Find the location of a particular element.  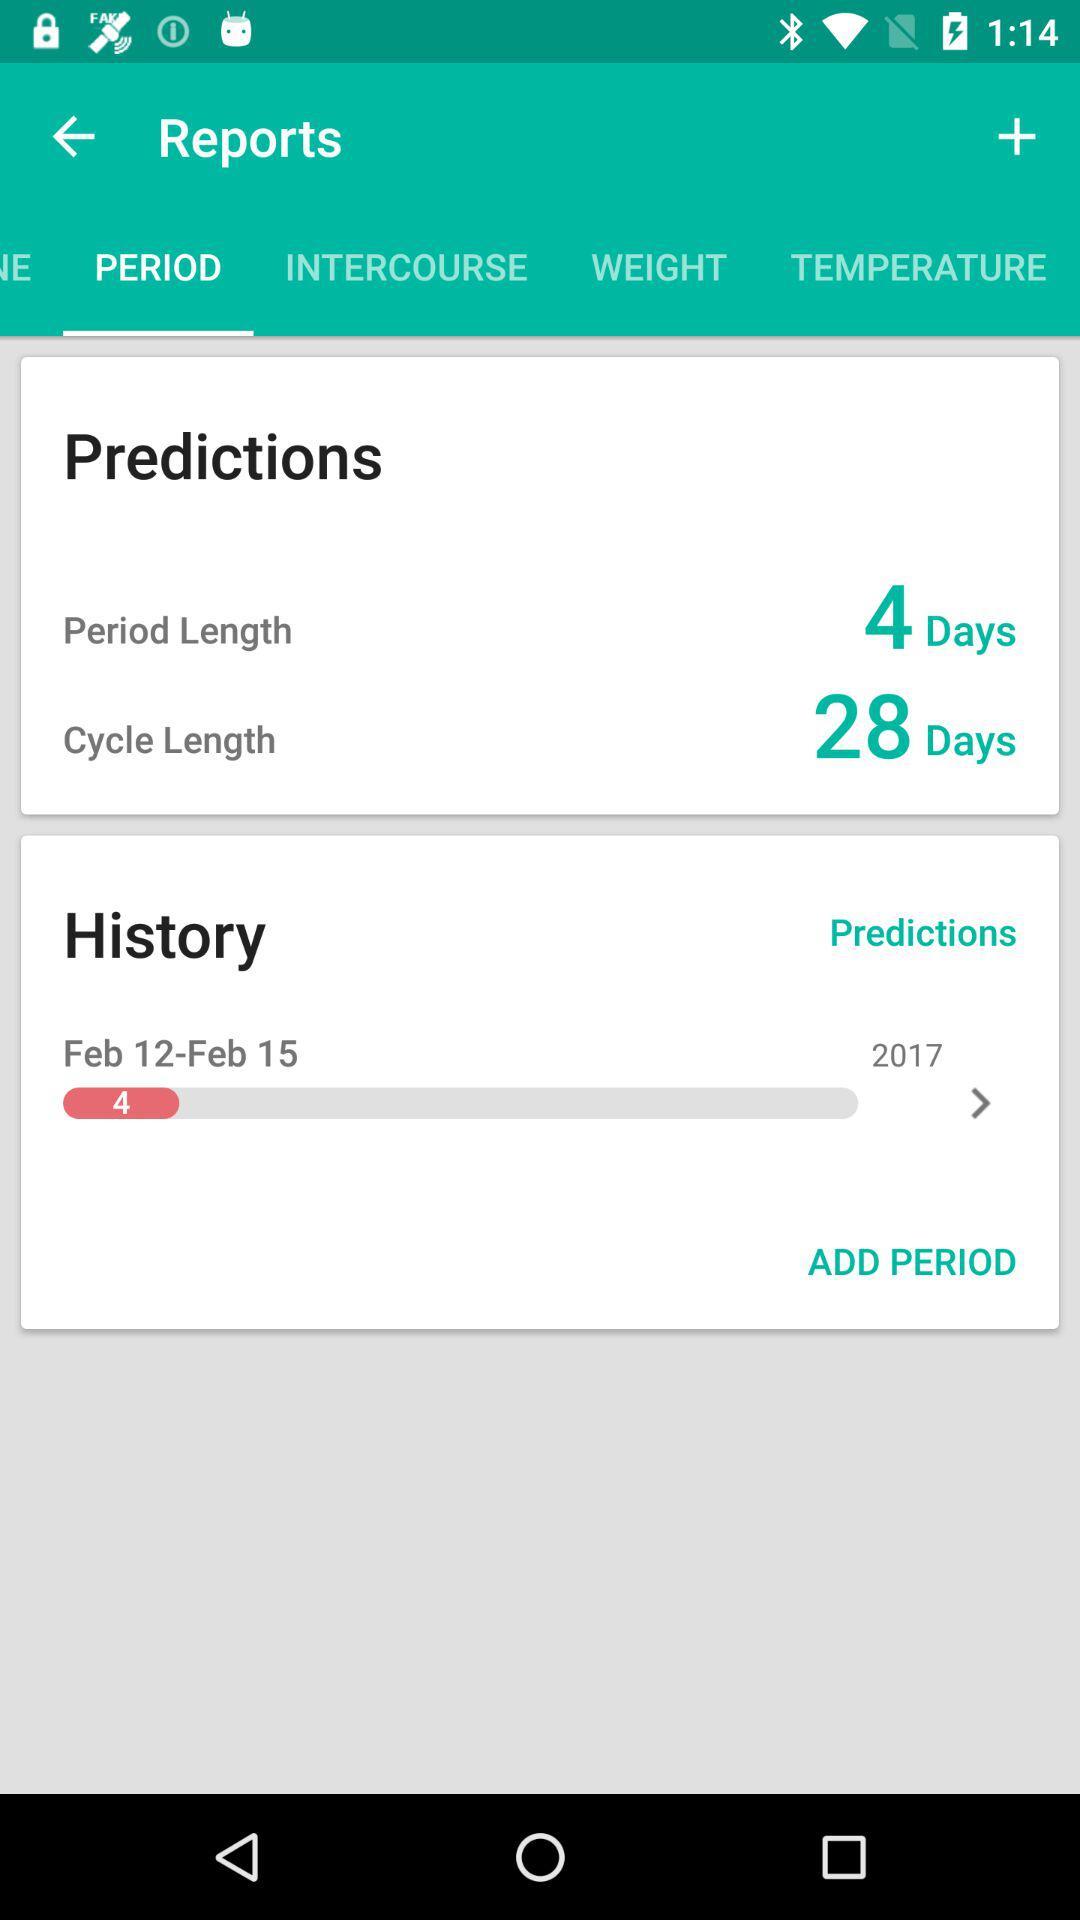

the icon to the right of weight item is located at coordinates (918, 272).